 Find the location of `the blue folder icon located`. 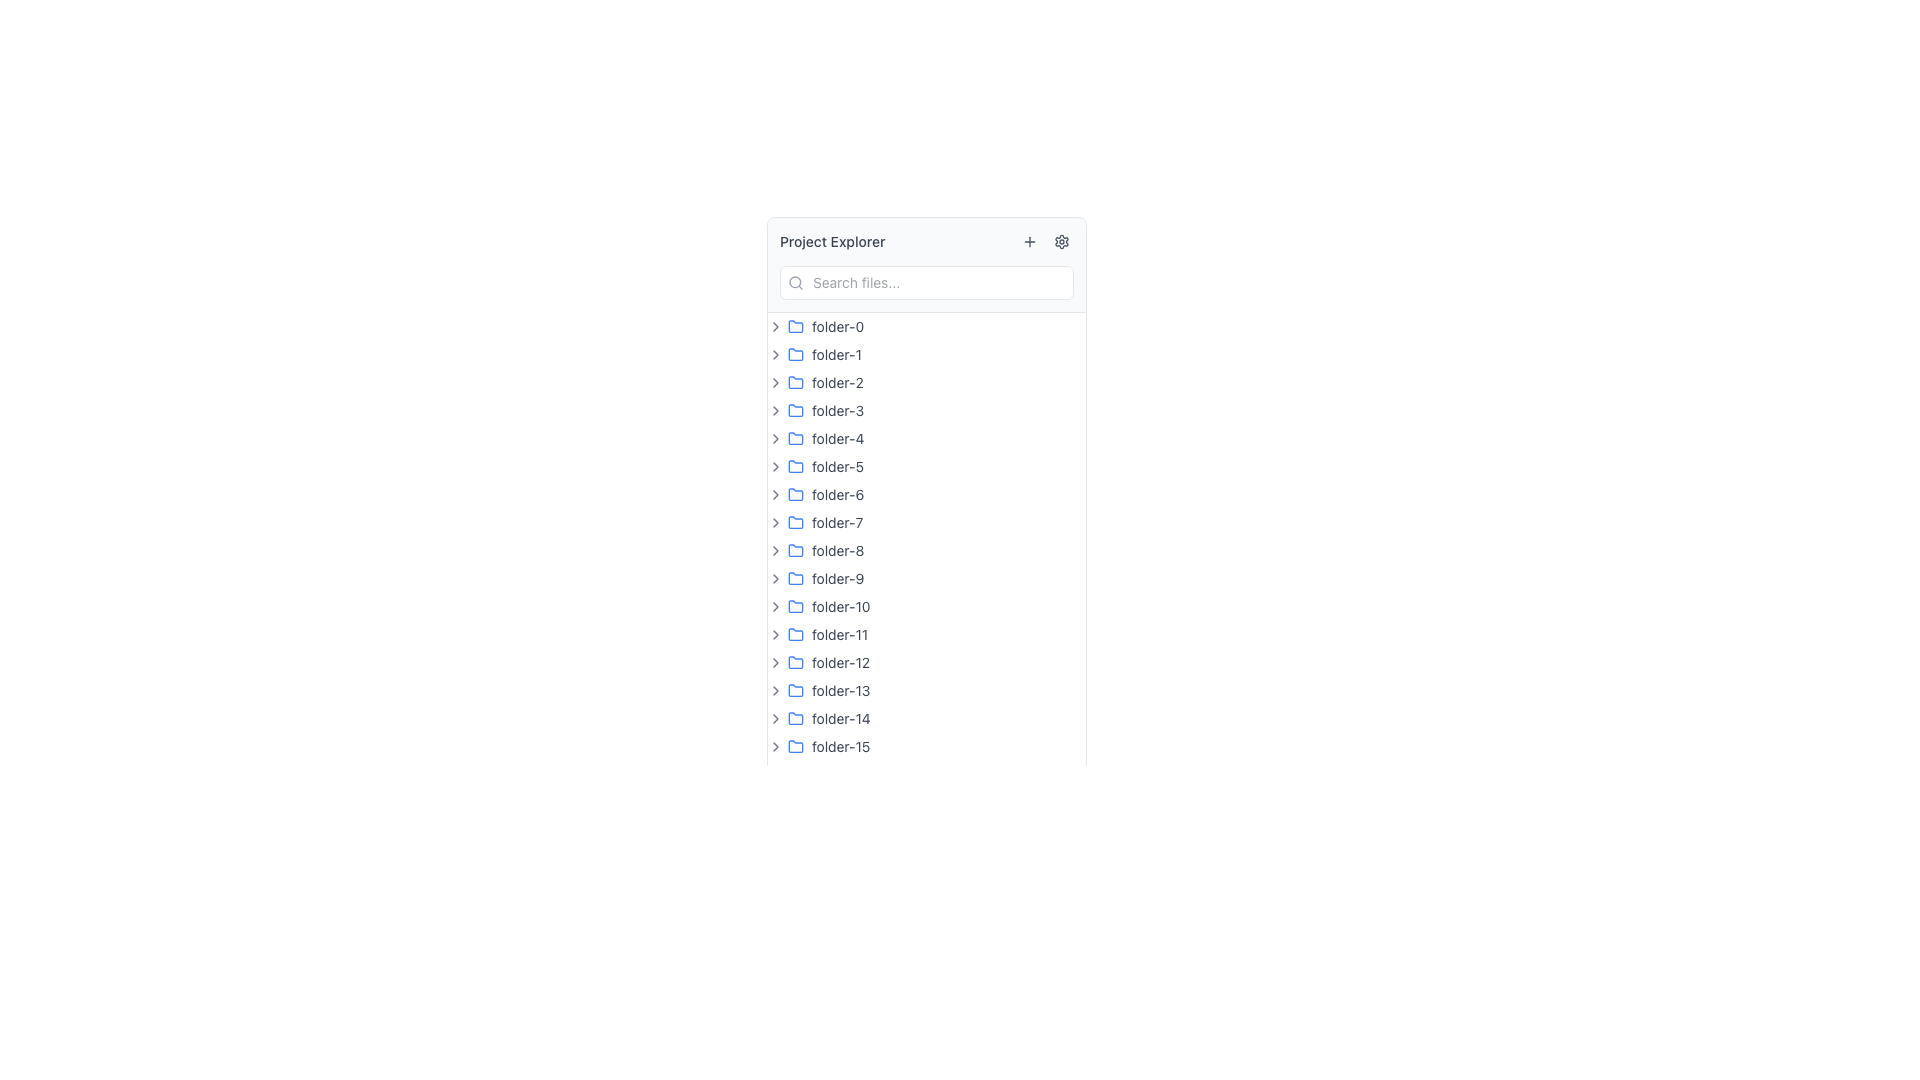

the blue folder icon located is located at coordinates (795, 550).